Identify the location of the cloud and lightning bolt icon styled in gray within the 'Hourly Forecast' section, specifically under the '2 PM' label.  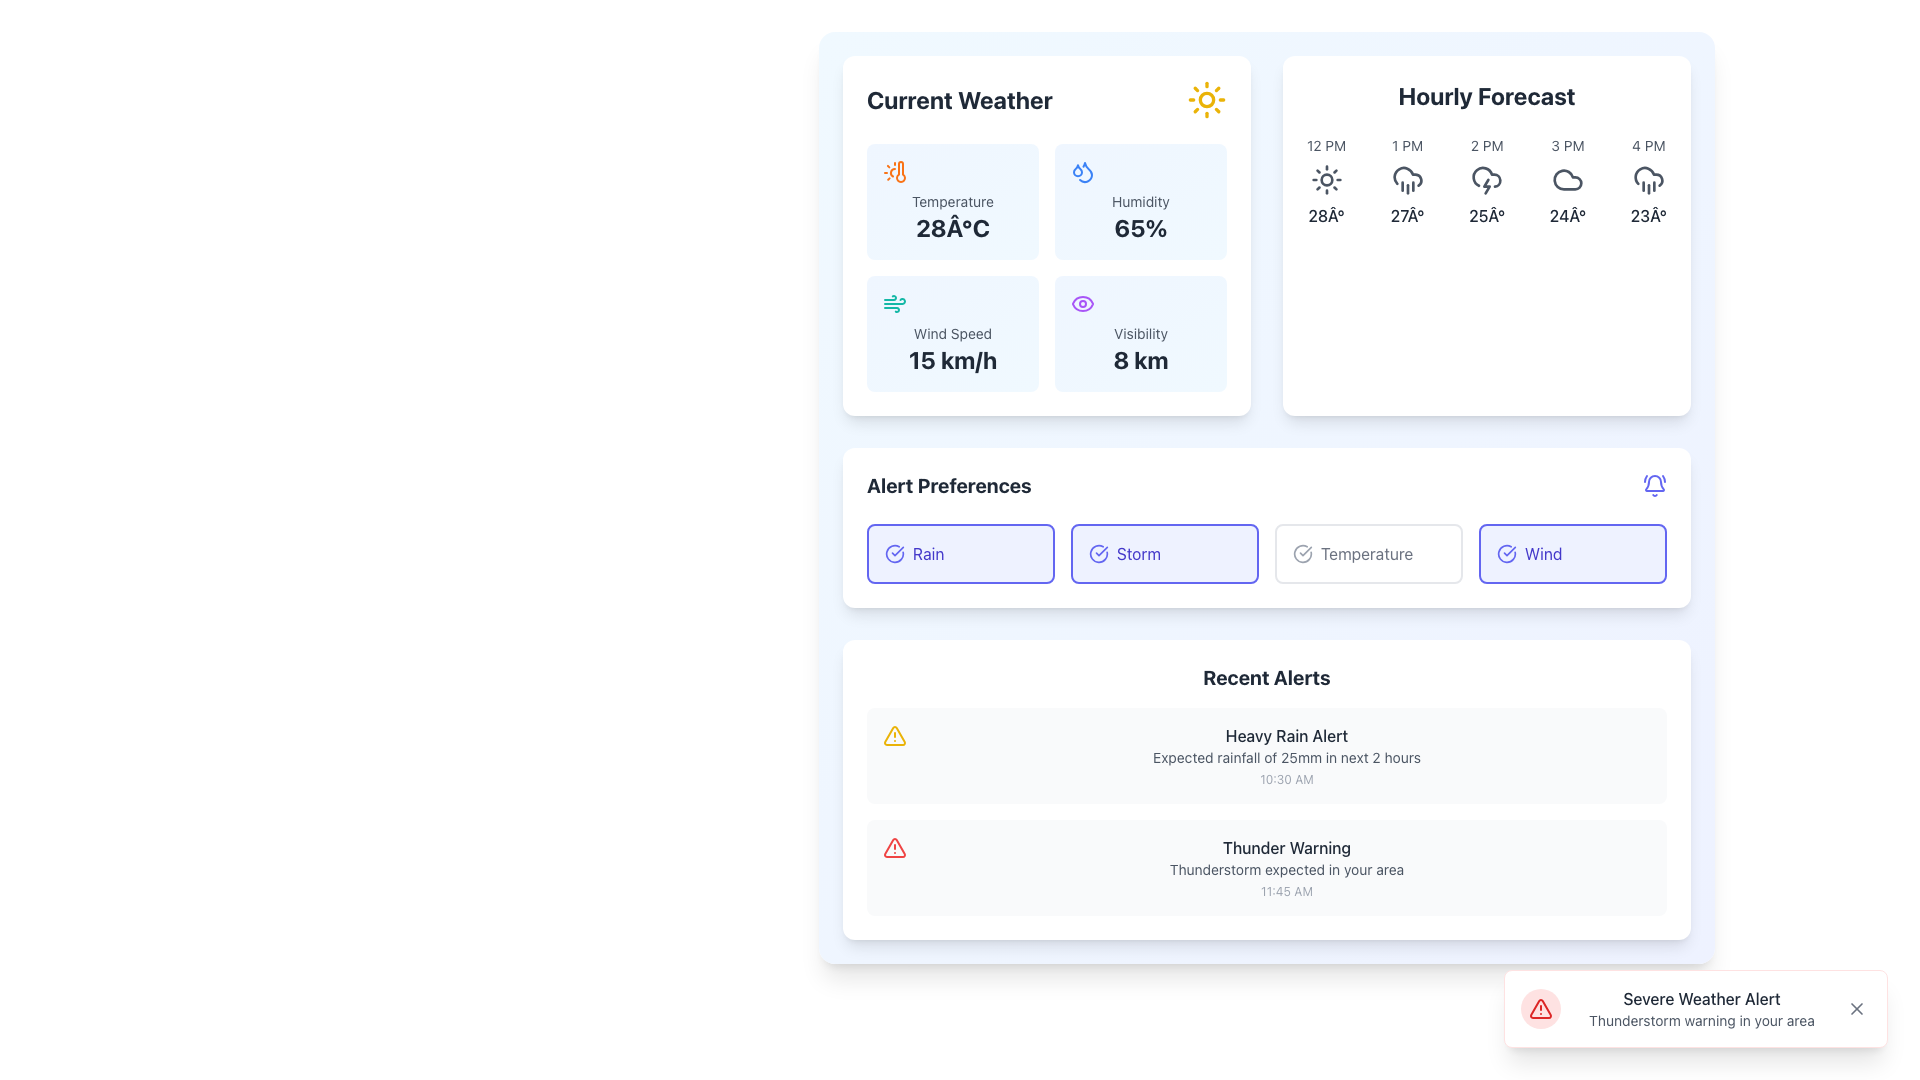
(1487, 180).